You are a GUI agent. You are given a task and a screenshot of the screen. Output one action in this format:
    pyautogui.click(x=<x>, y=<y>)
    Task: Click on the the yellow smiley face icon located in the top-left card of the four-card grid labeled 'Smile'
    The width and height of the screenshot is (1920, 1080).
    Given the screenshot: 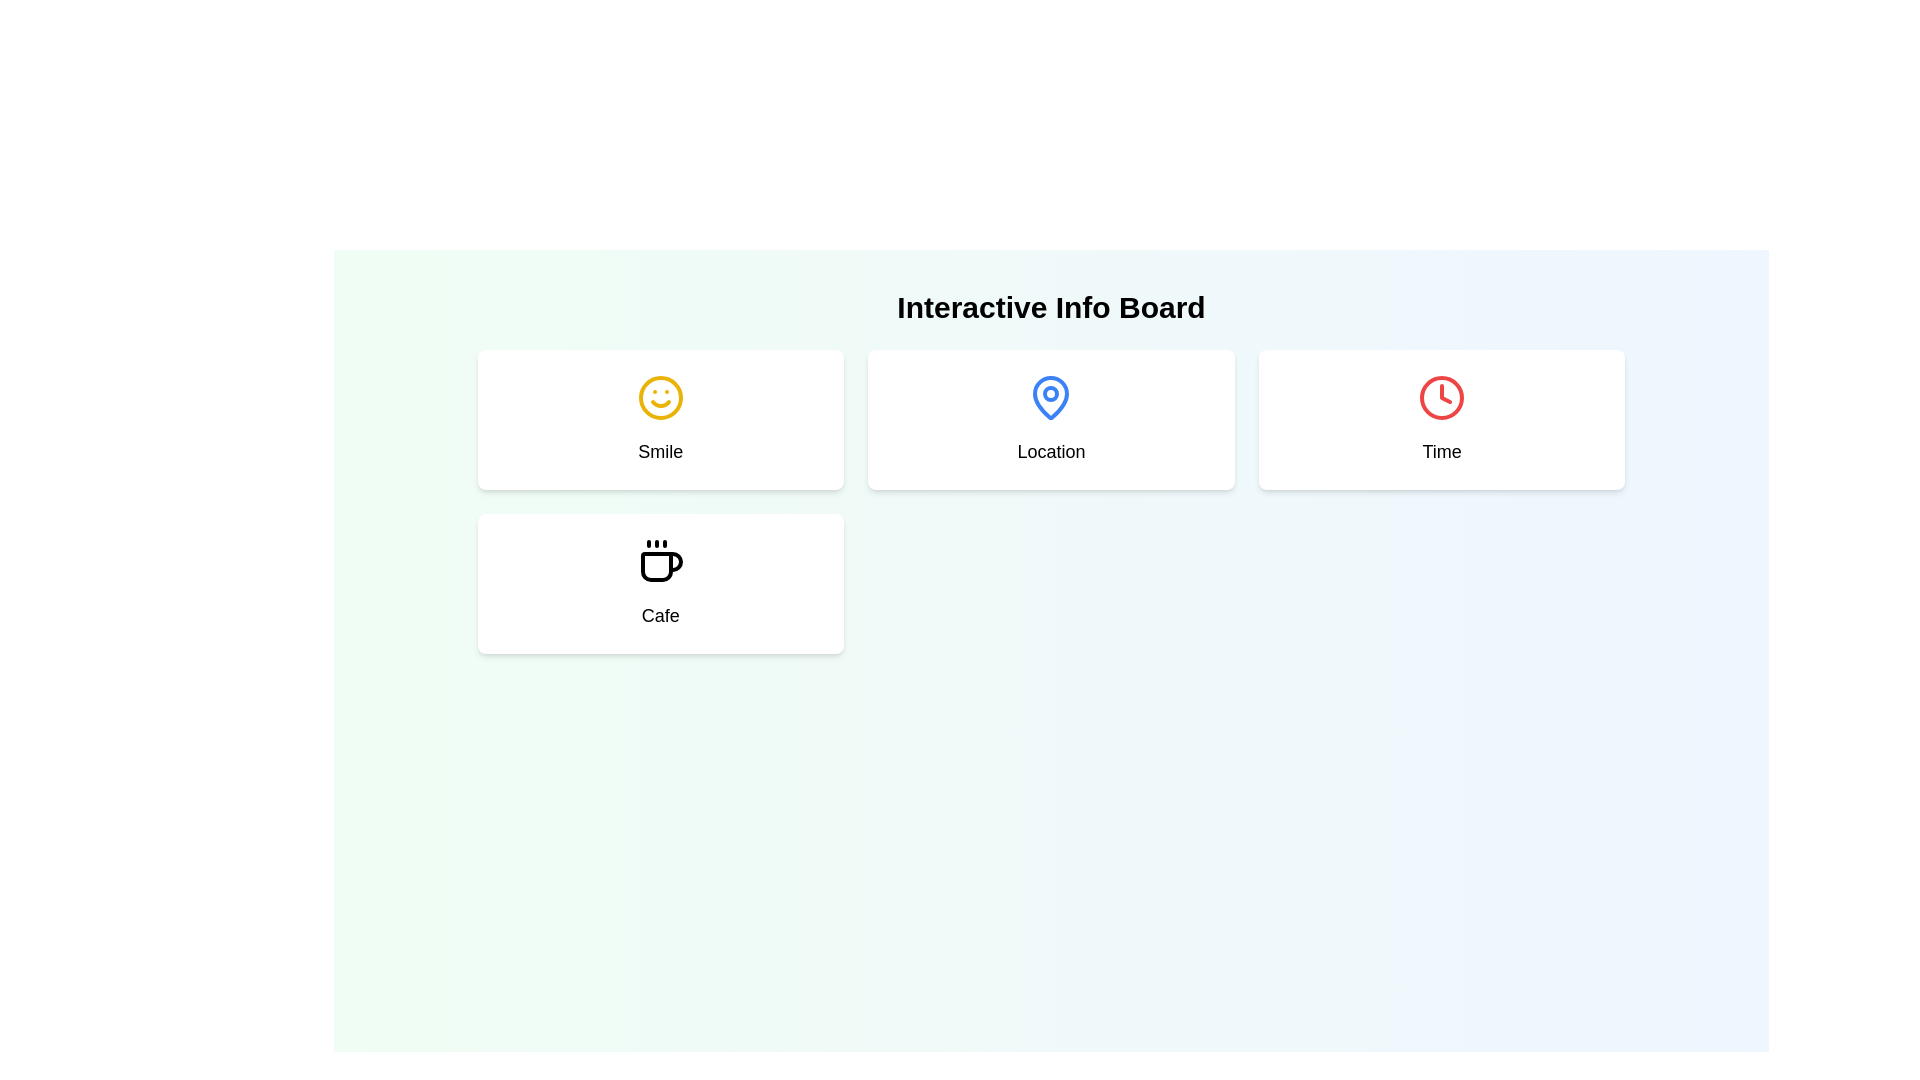 What is the action you would take?
    pyautogui.click(x=660, y=397)
    